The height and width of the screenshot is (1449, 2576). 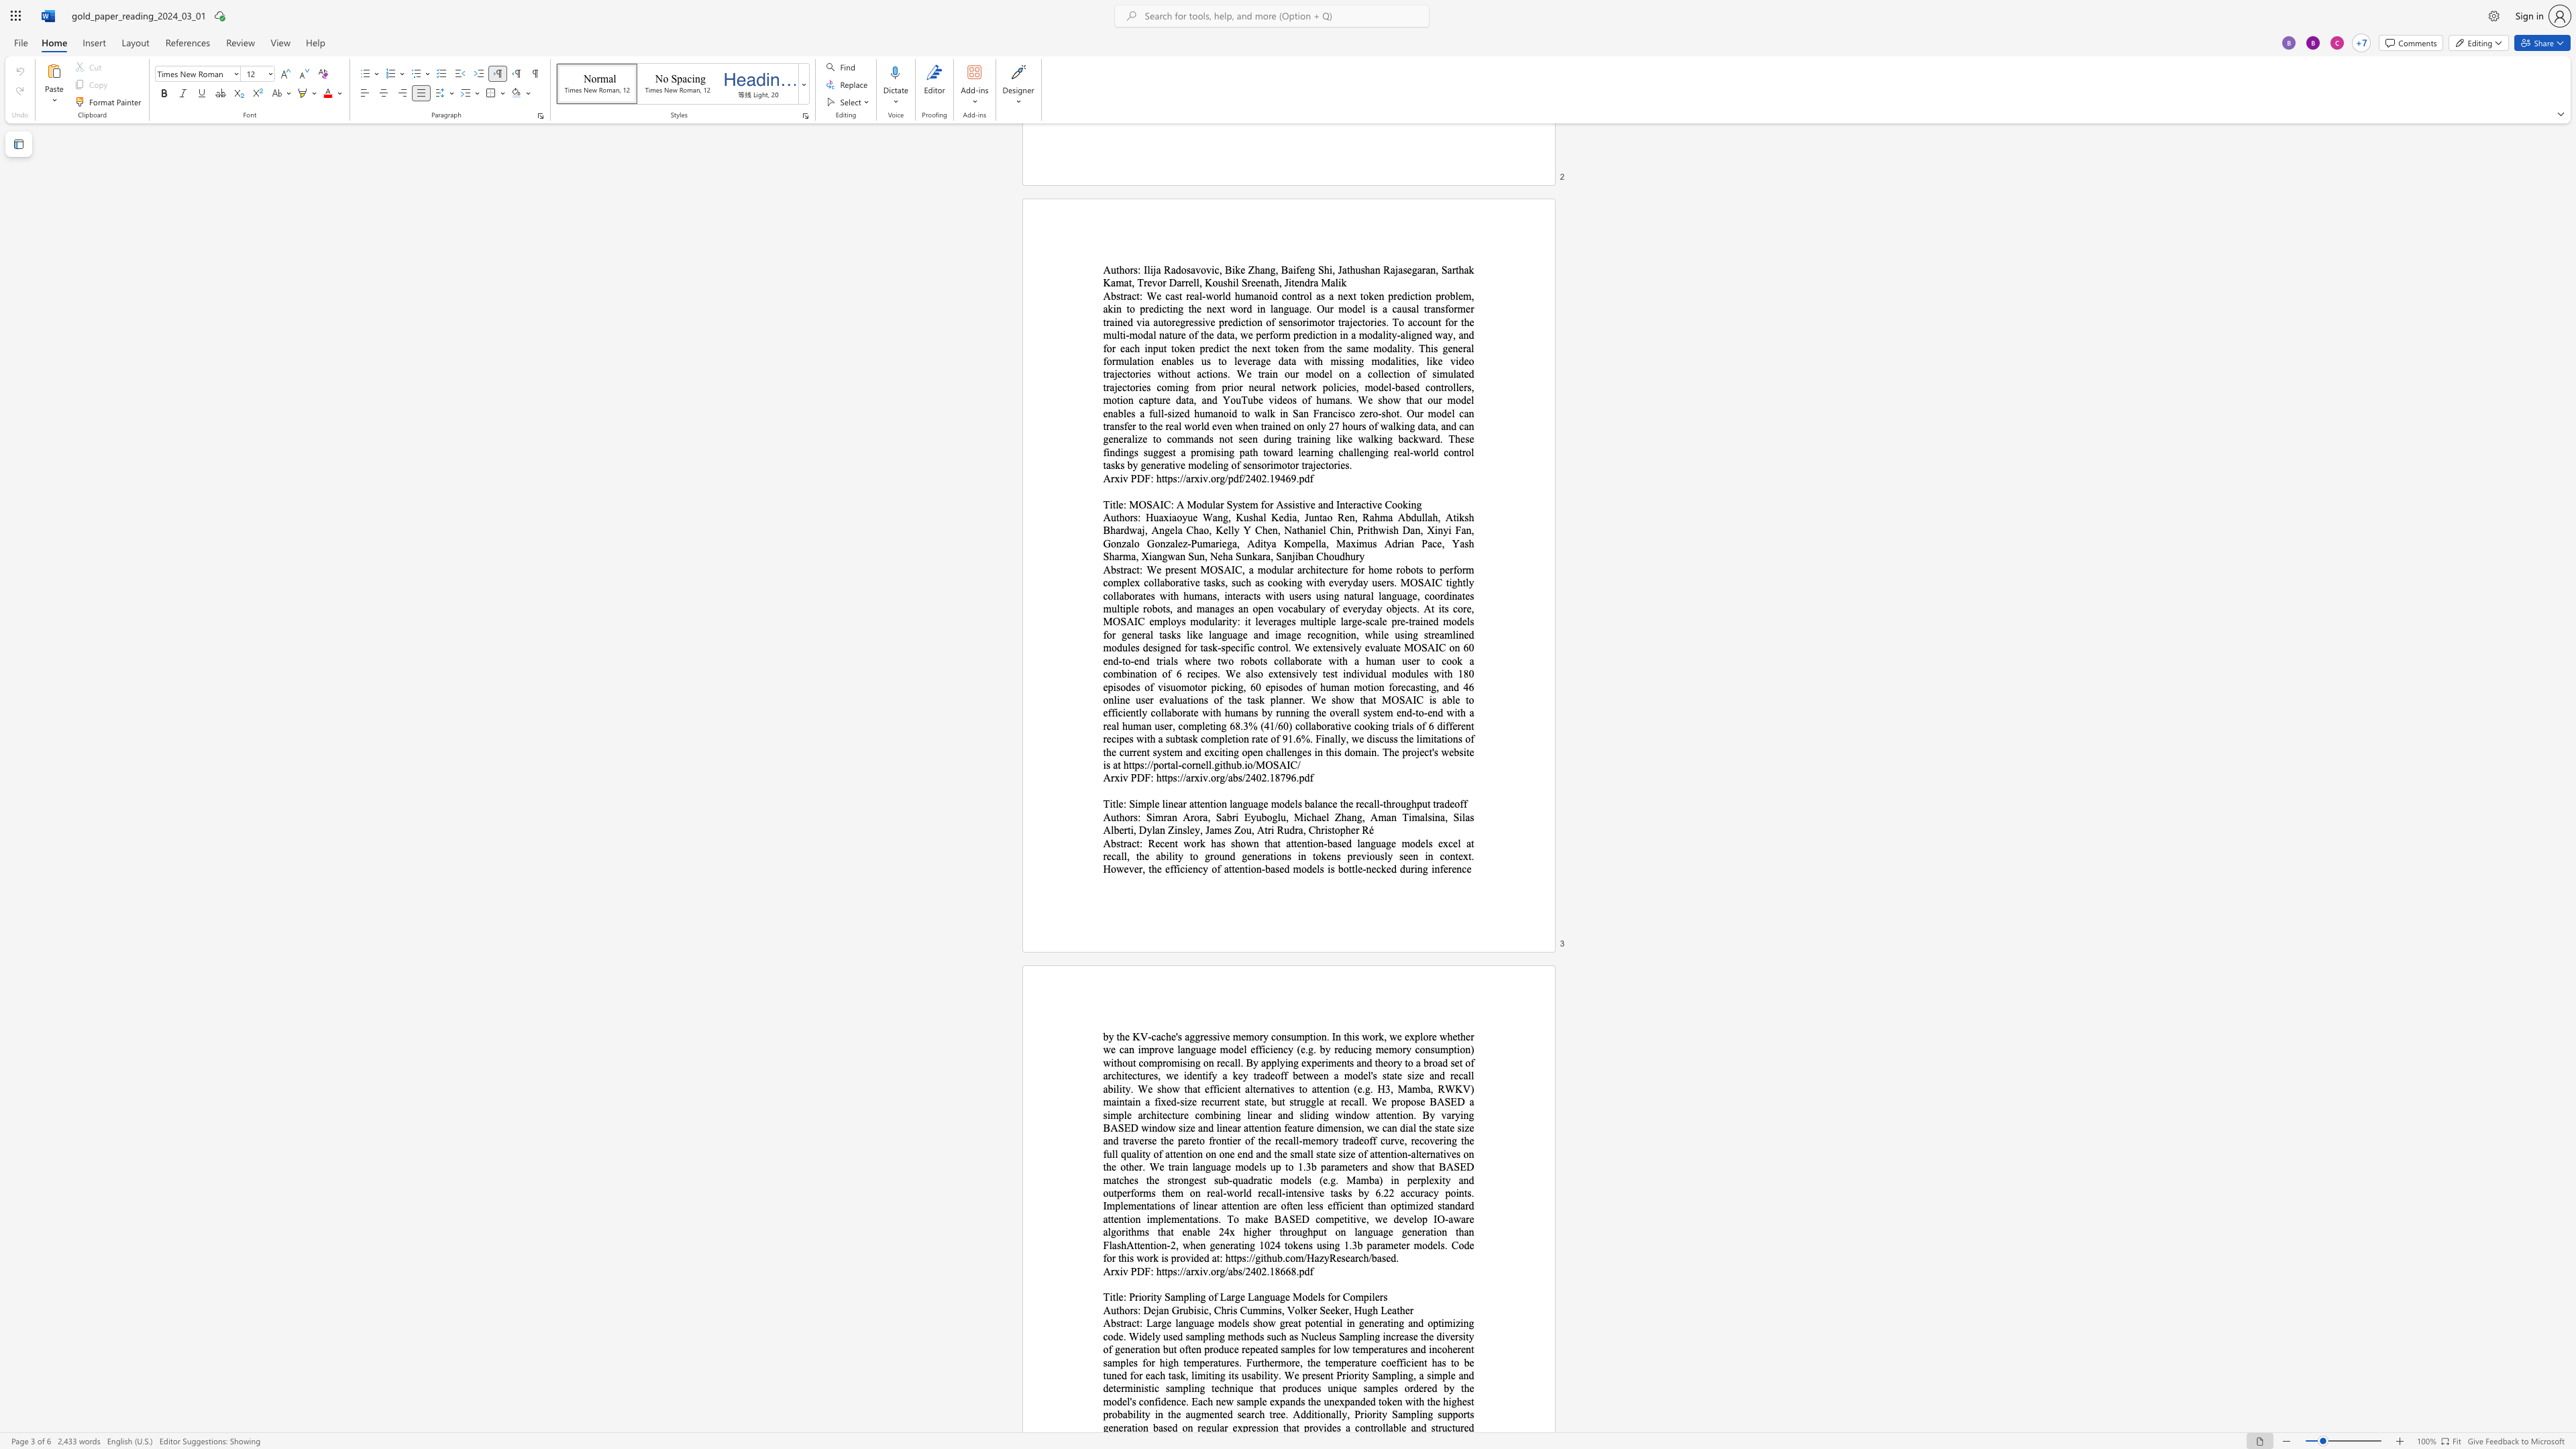 What do you see at coordinates (1265, 816) in the screenshot?
I see `the space between the continuous character "b" and "o" in the text` at bounding box center [1265, 816].